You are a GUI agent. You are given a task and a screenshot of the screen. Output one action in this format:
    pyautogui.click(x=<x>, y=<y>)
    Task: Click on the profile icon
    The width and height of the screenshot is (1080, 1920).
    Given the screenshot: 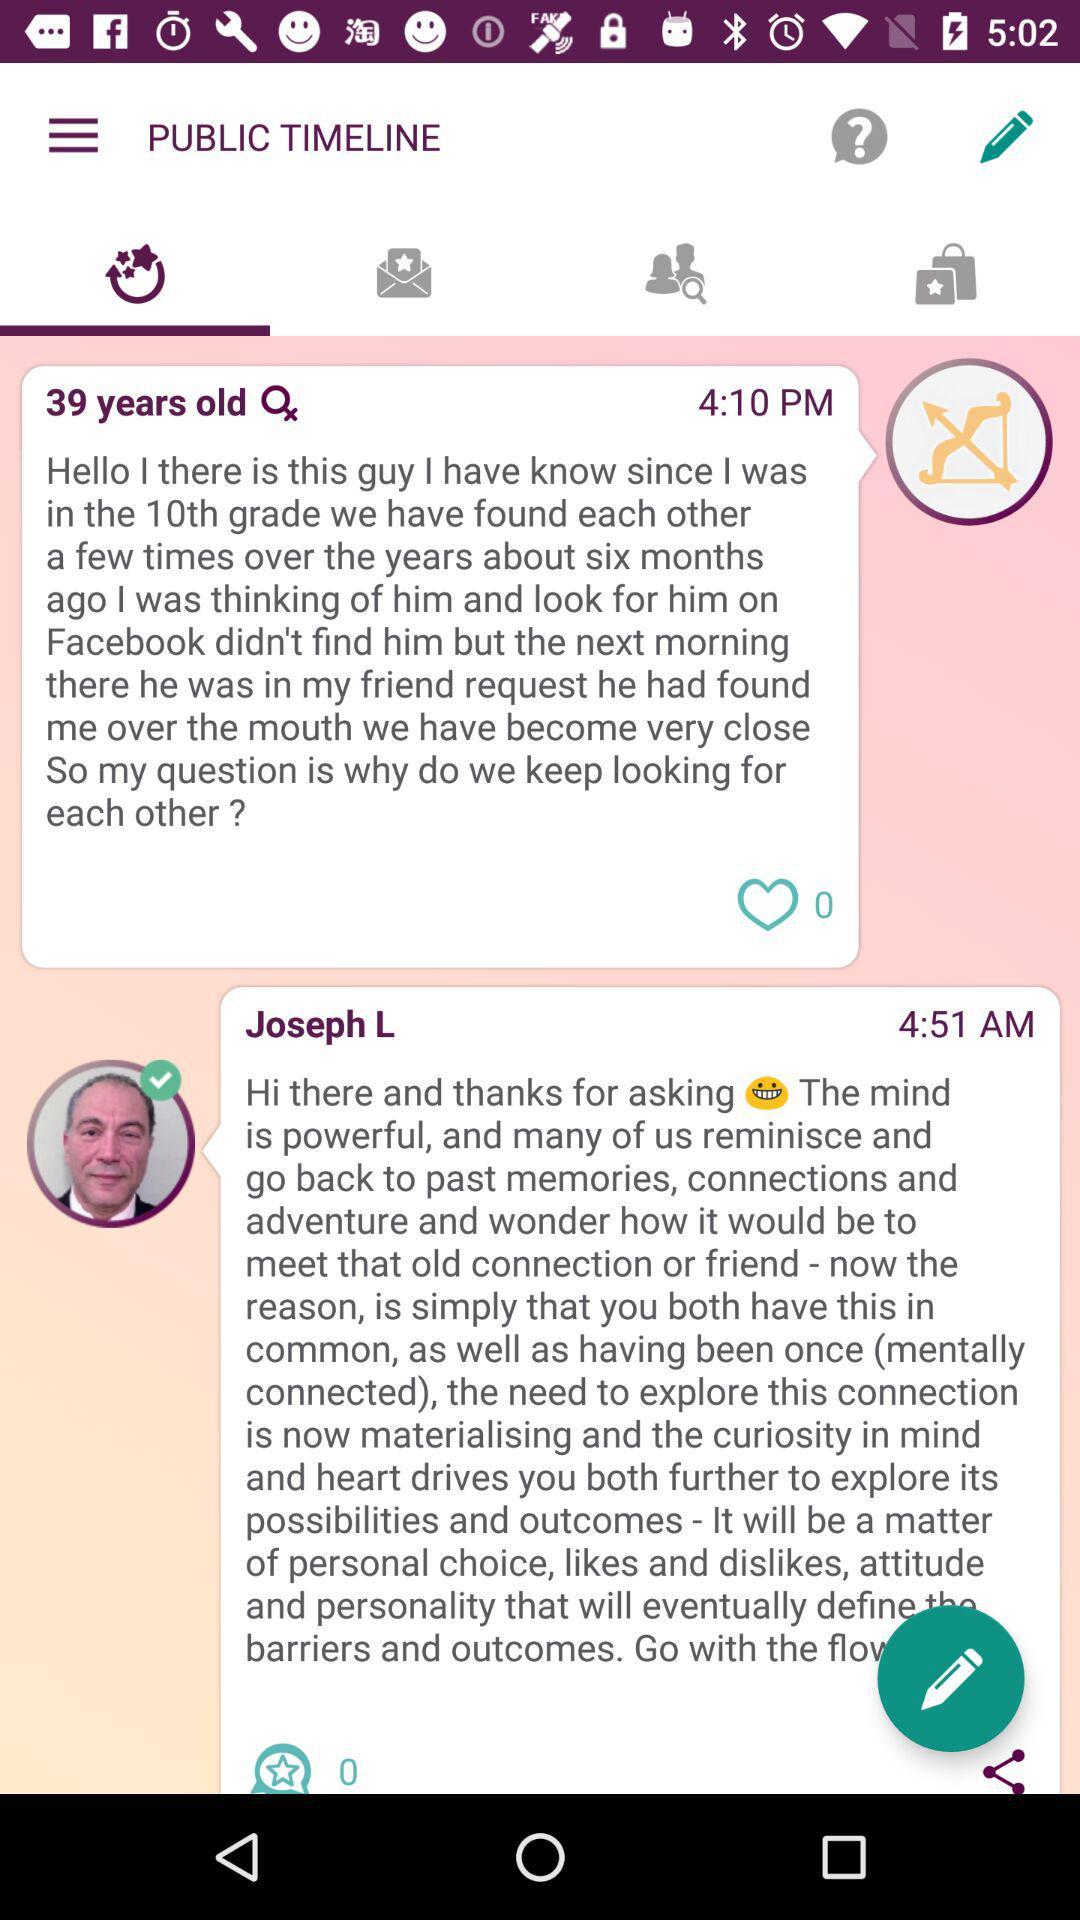 What is the action you would take?
    pyautogui.click(x=967, y=440)
    